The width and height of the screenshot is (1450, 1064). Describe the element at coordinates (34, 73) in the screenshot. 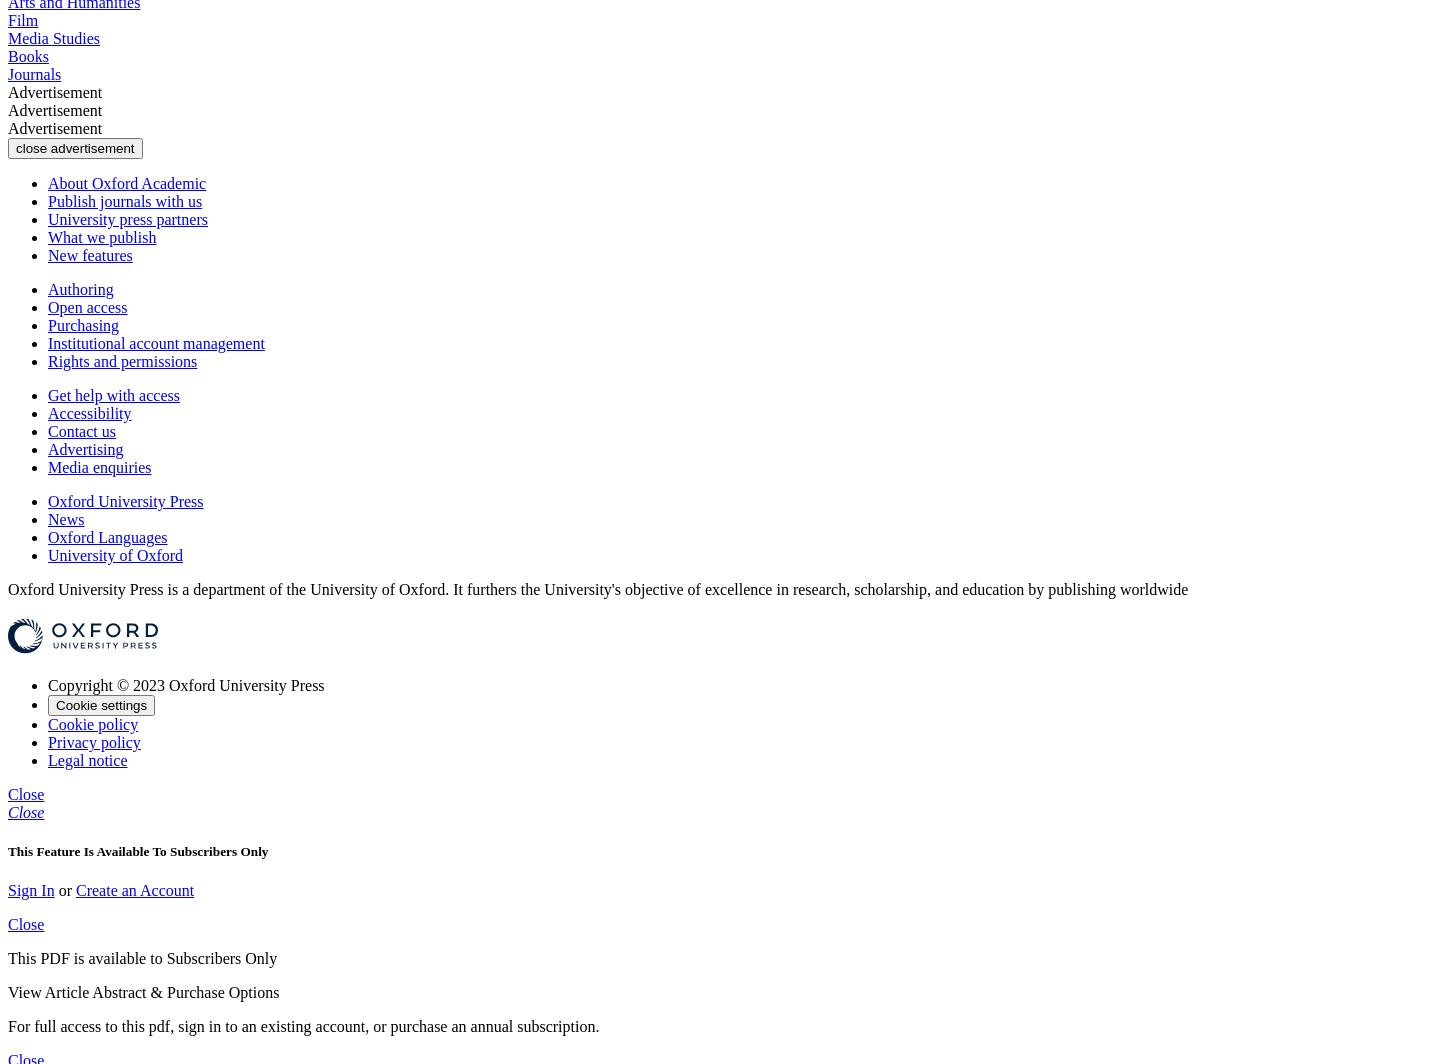

I see `'Journals'` at that location.